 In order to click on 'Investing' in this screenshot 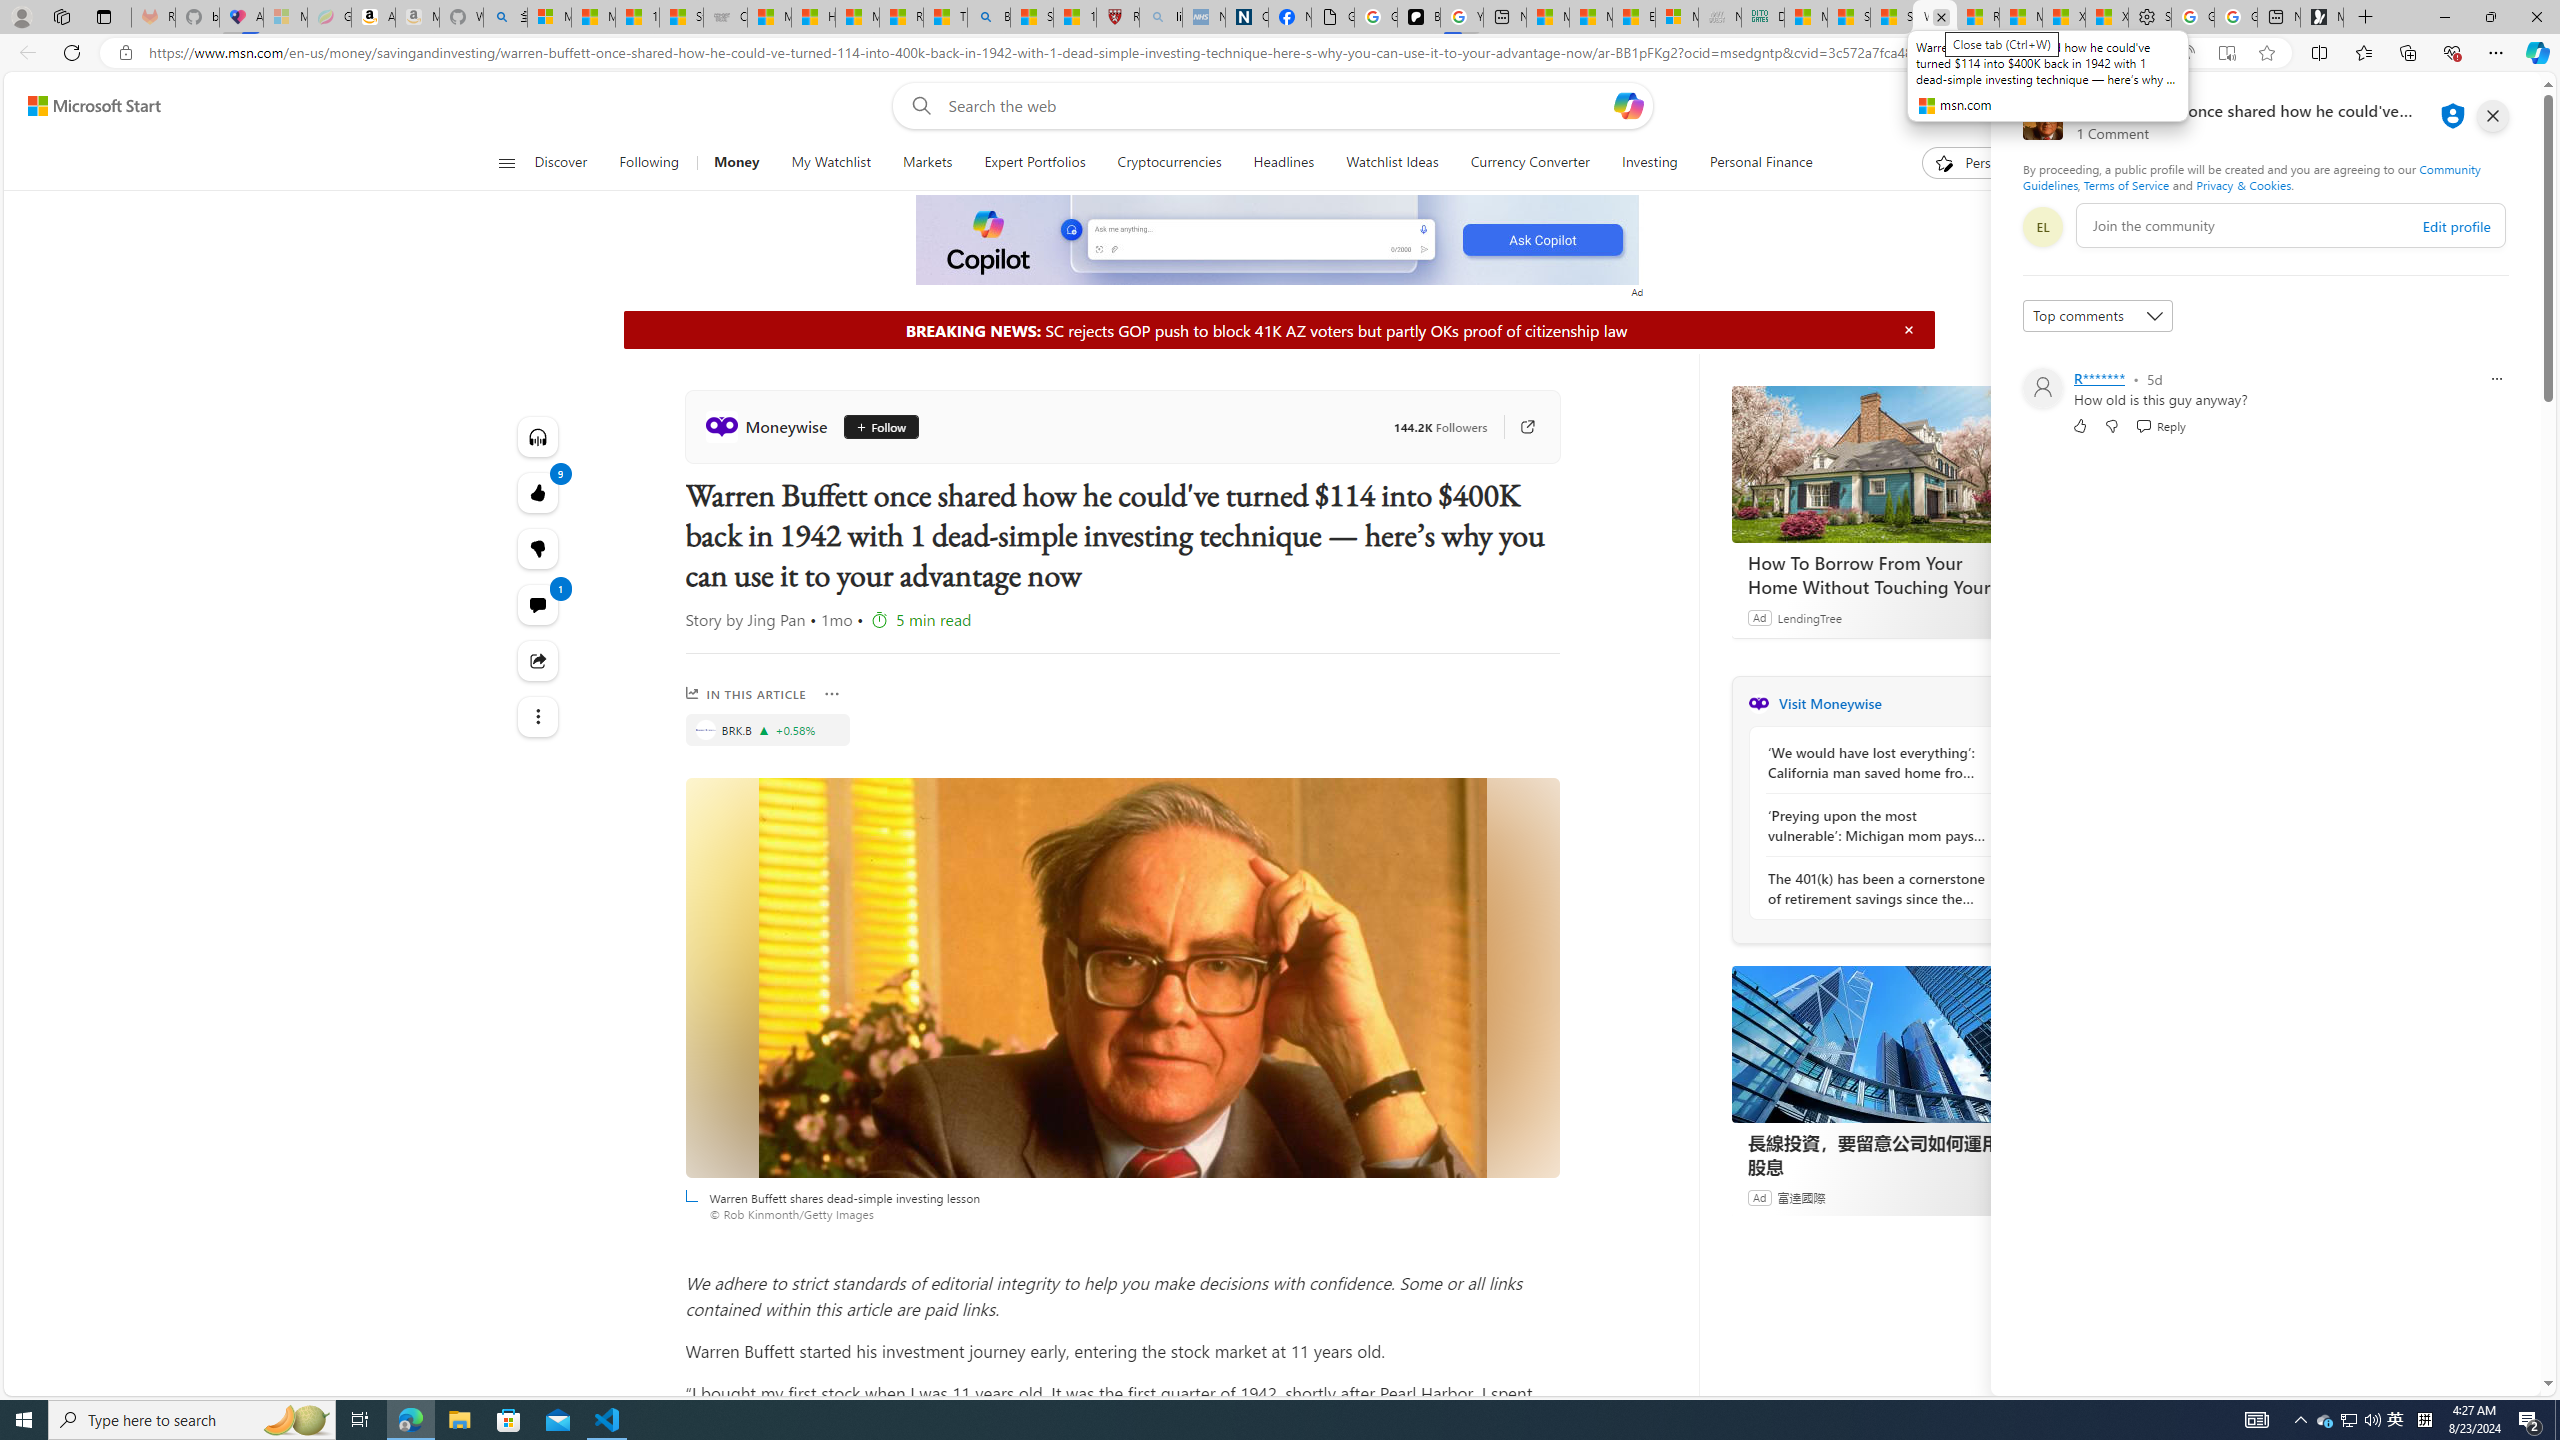, I will do `click(1647, 162)`.